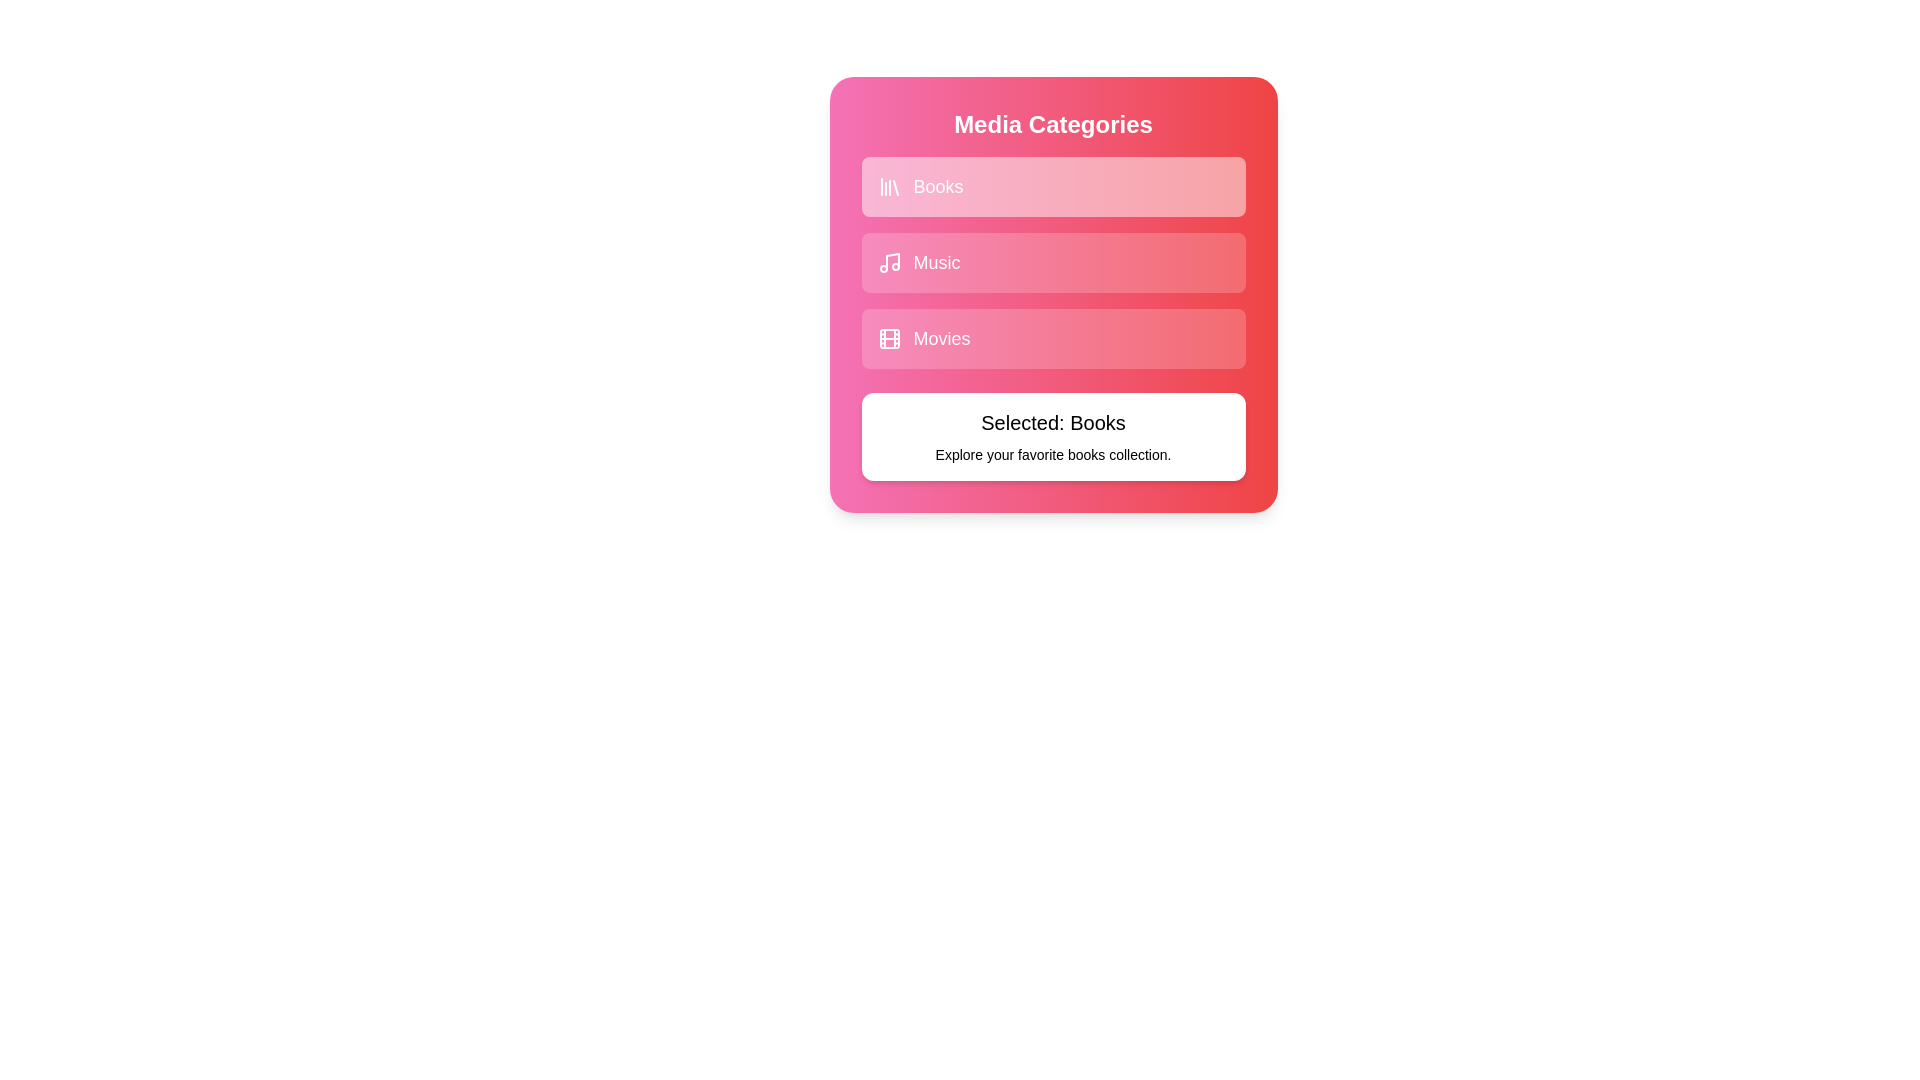  Describe the element at coordinates (1052, 186) in the screenshot. I see `the 'Books' category to select it` at that location.